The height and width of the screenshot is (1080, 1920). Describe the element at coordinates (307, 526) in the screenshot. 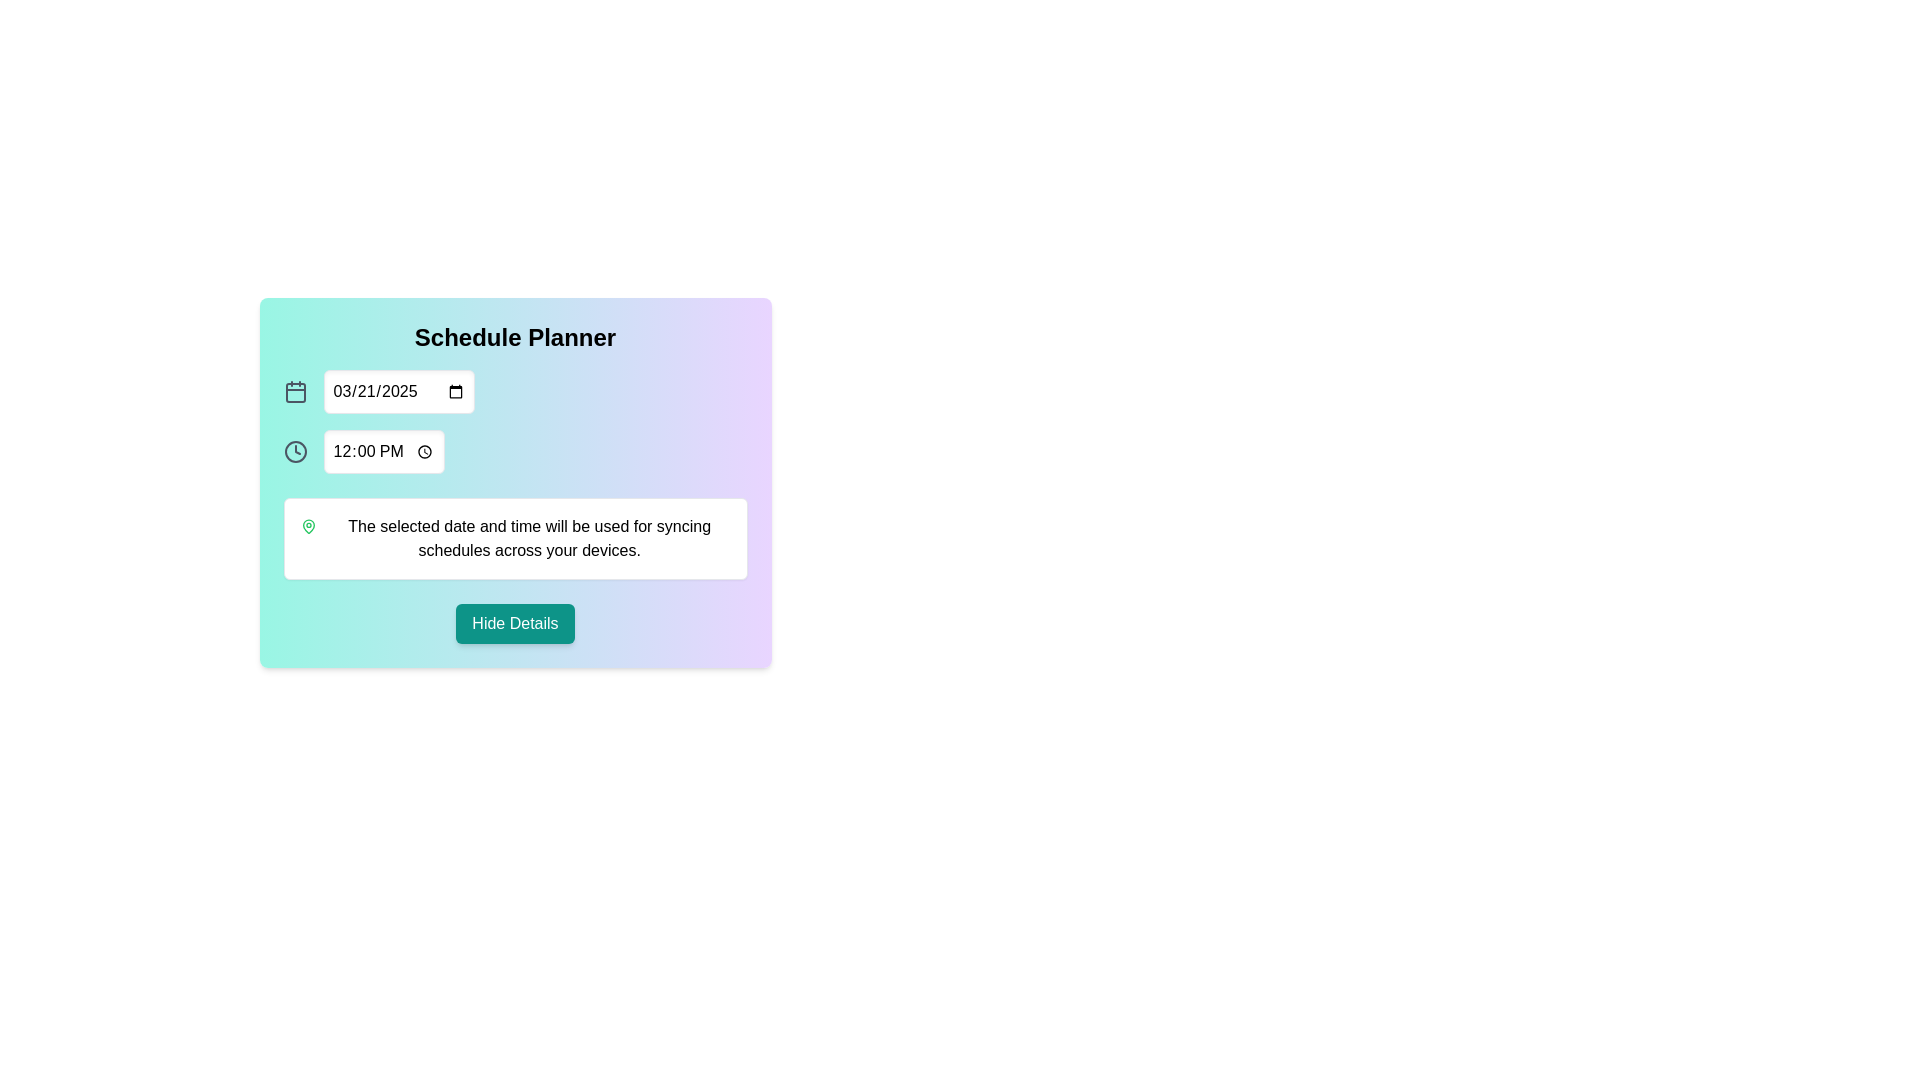

I see `the green pin-shaped icon located to the left of the text block 'The selected date and time will be used for syncing schedules across your devices.'` at that location.